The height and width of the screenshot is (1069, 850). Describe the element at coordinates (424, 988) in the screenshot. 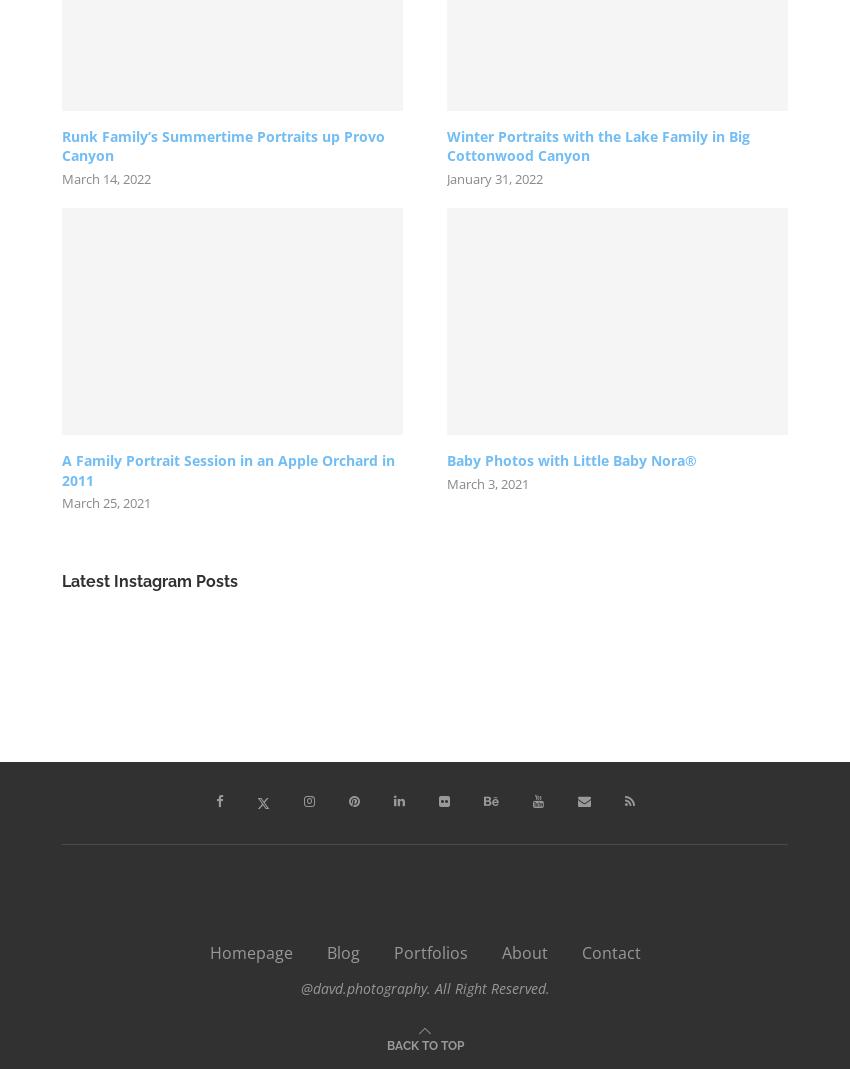

I see `'@davd.photography. All Right Reserved.'` at that location.